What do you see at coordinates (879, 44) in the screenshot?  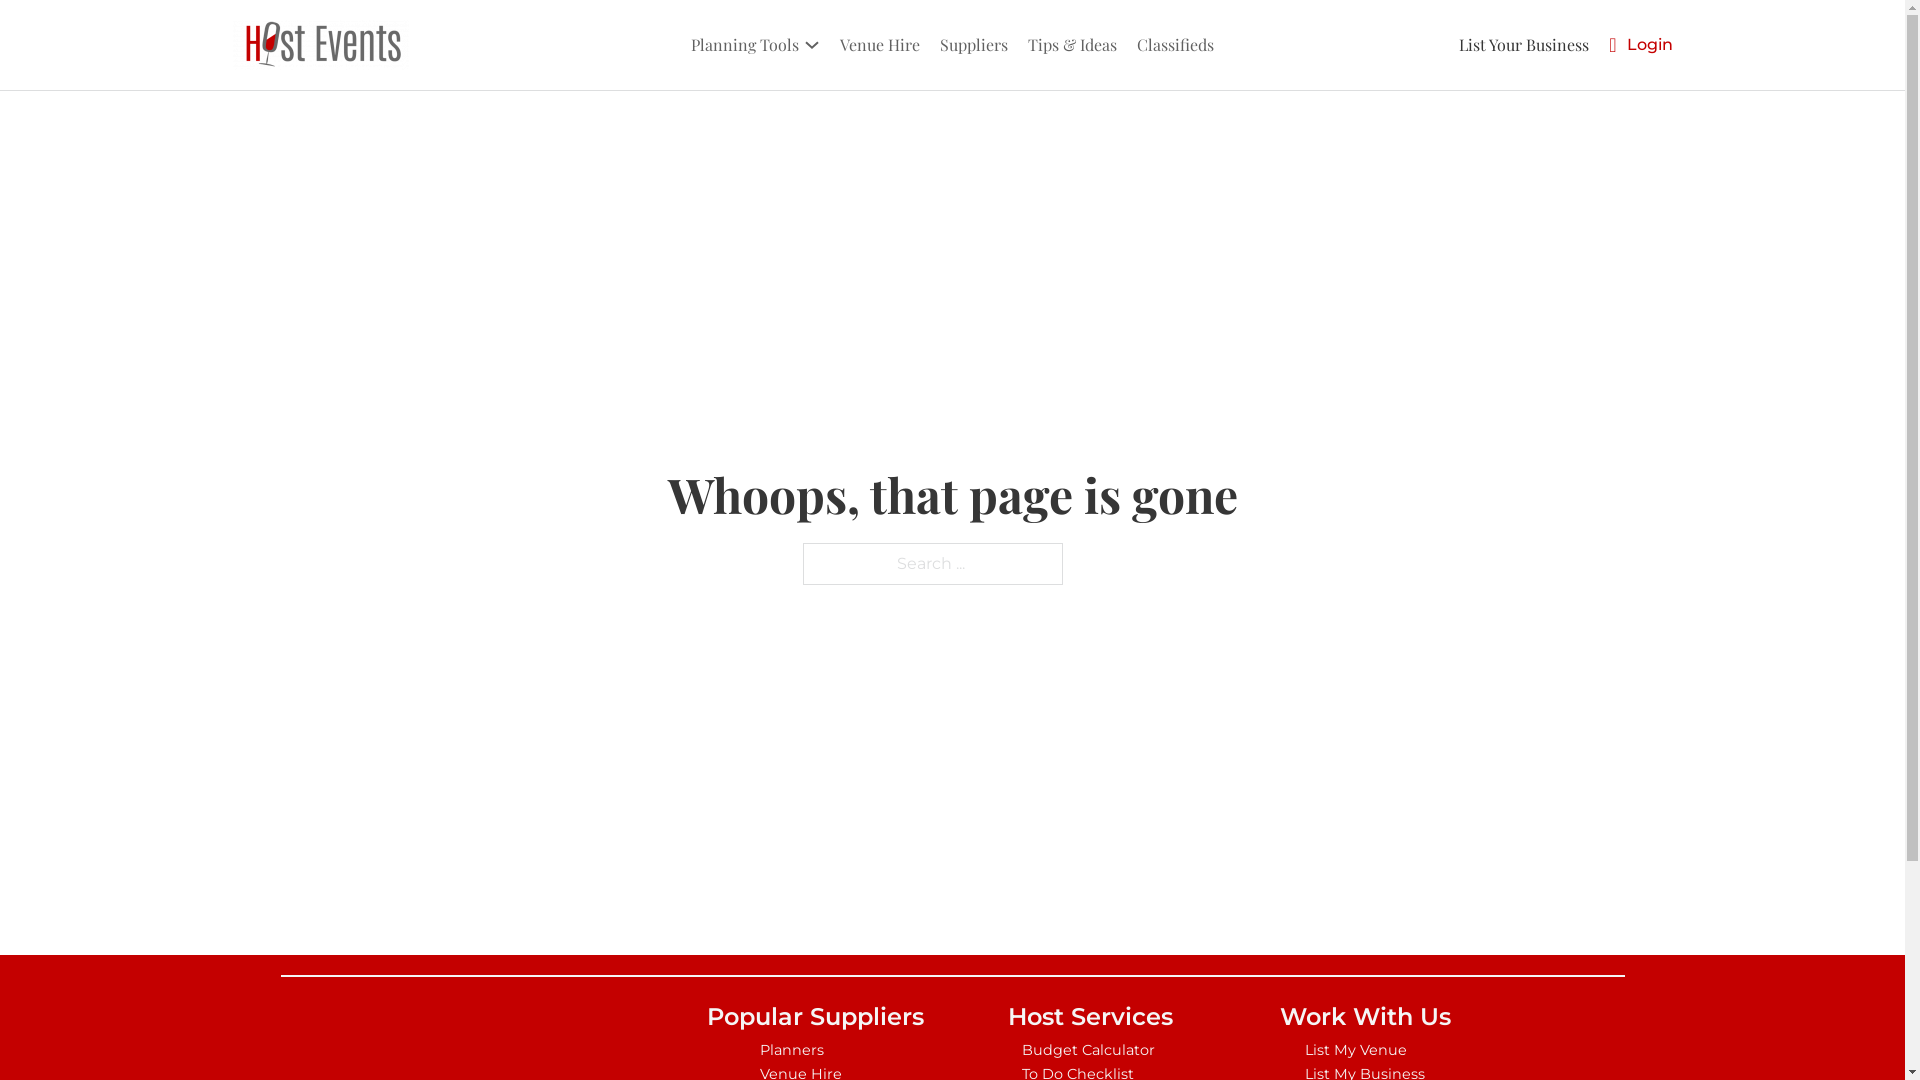 I see `'Venue Hire'` at bounding box center [879, 44].